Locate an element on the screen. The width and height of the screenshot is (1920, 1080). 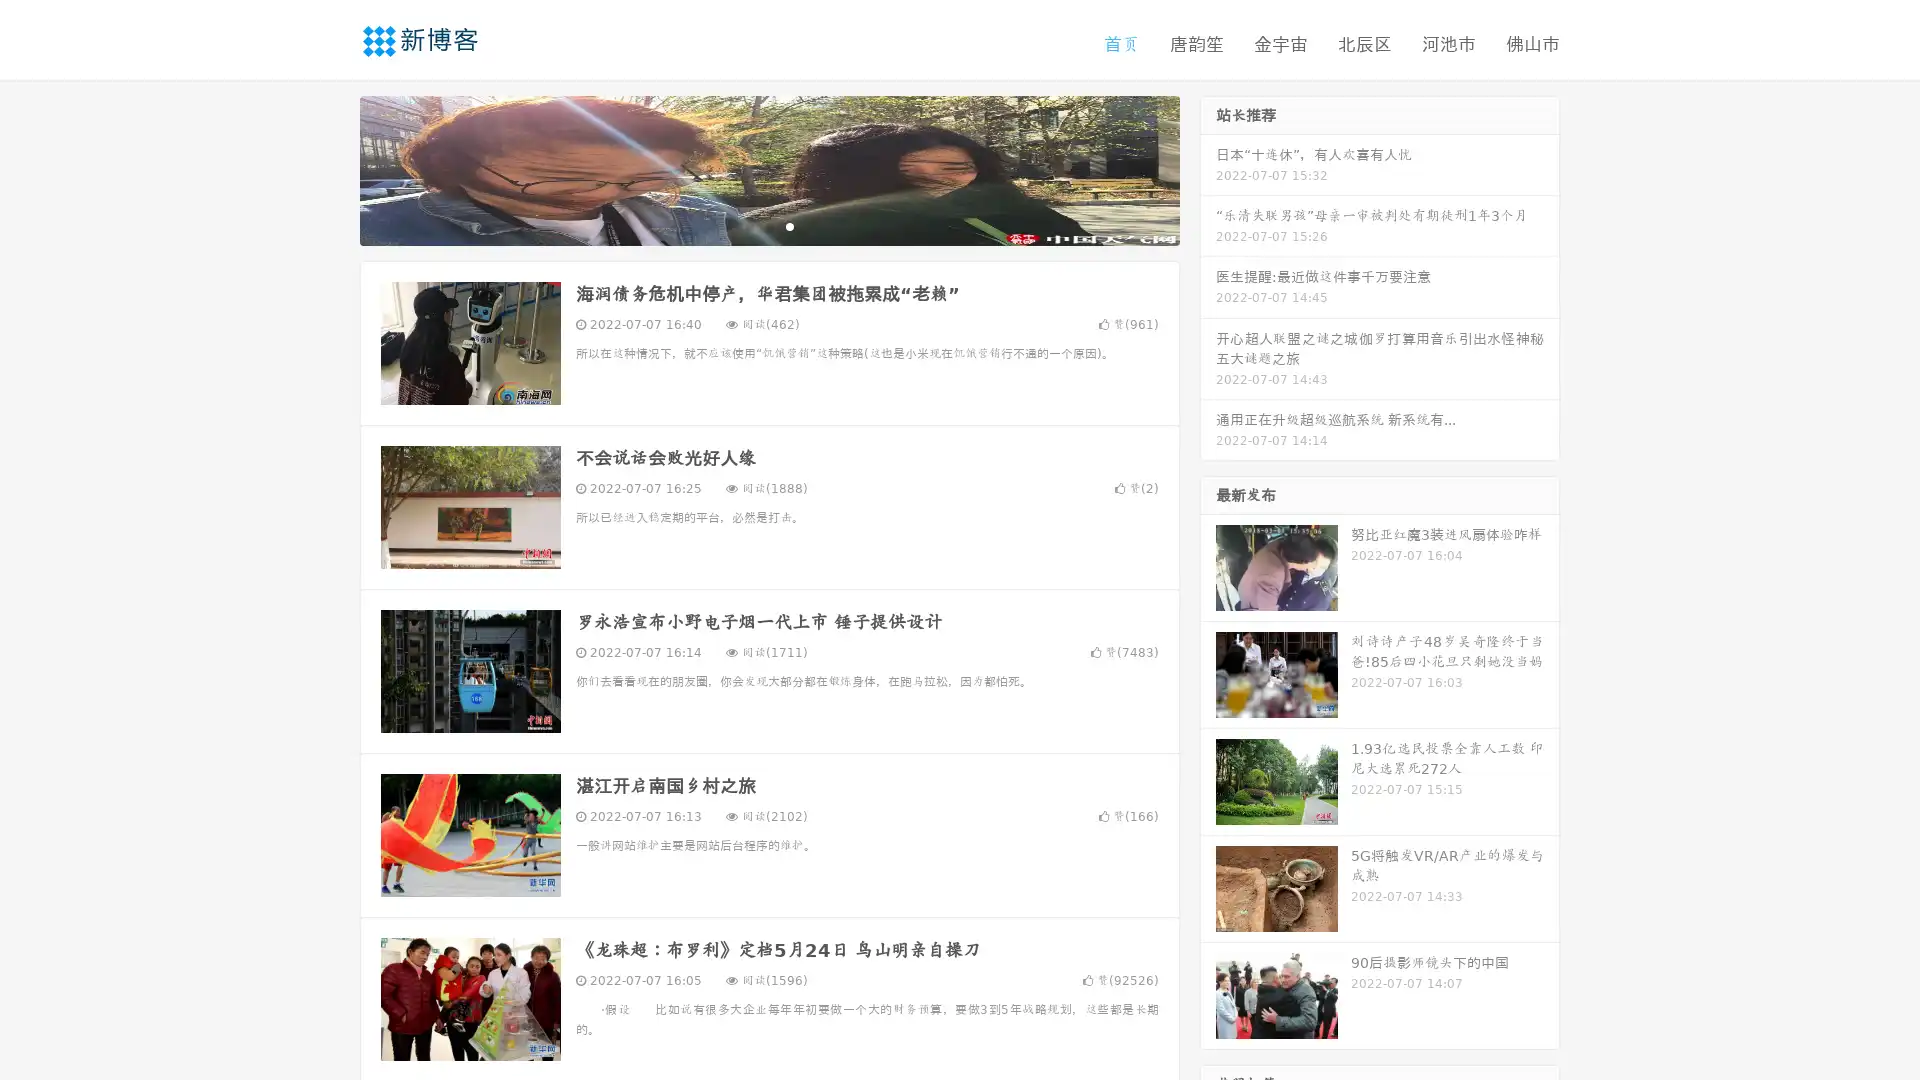
Next slide is located at coordinates (1208, 168).